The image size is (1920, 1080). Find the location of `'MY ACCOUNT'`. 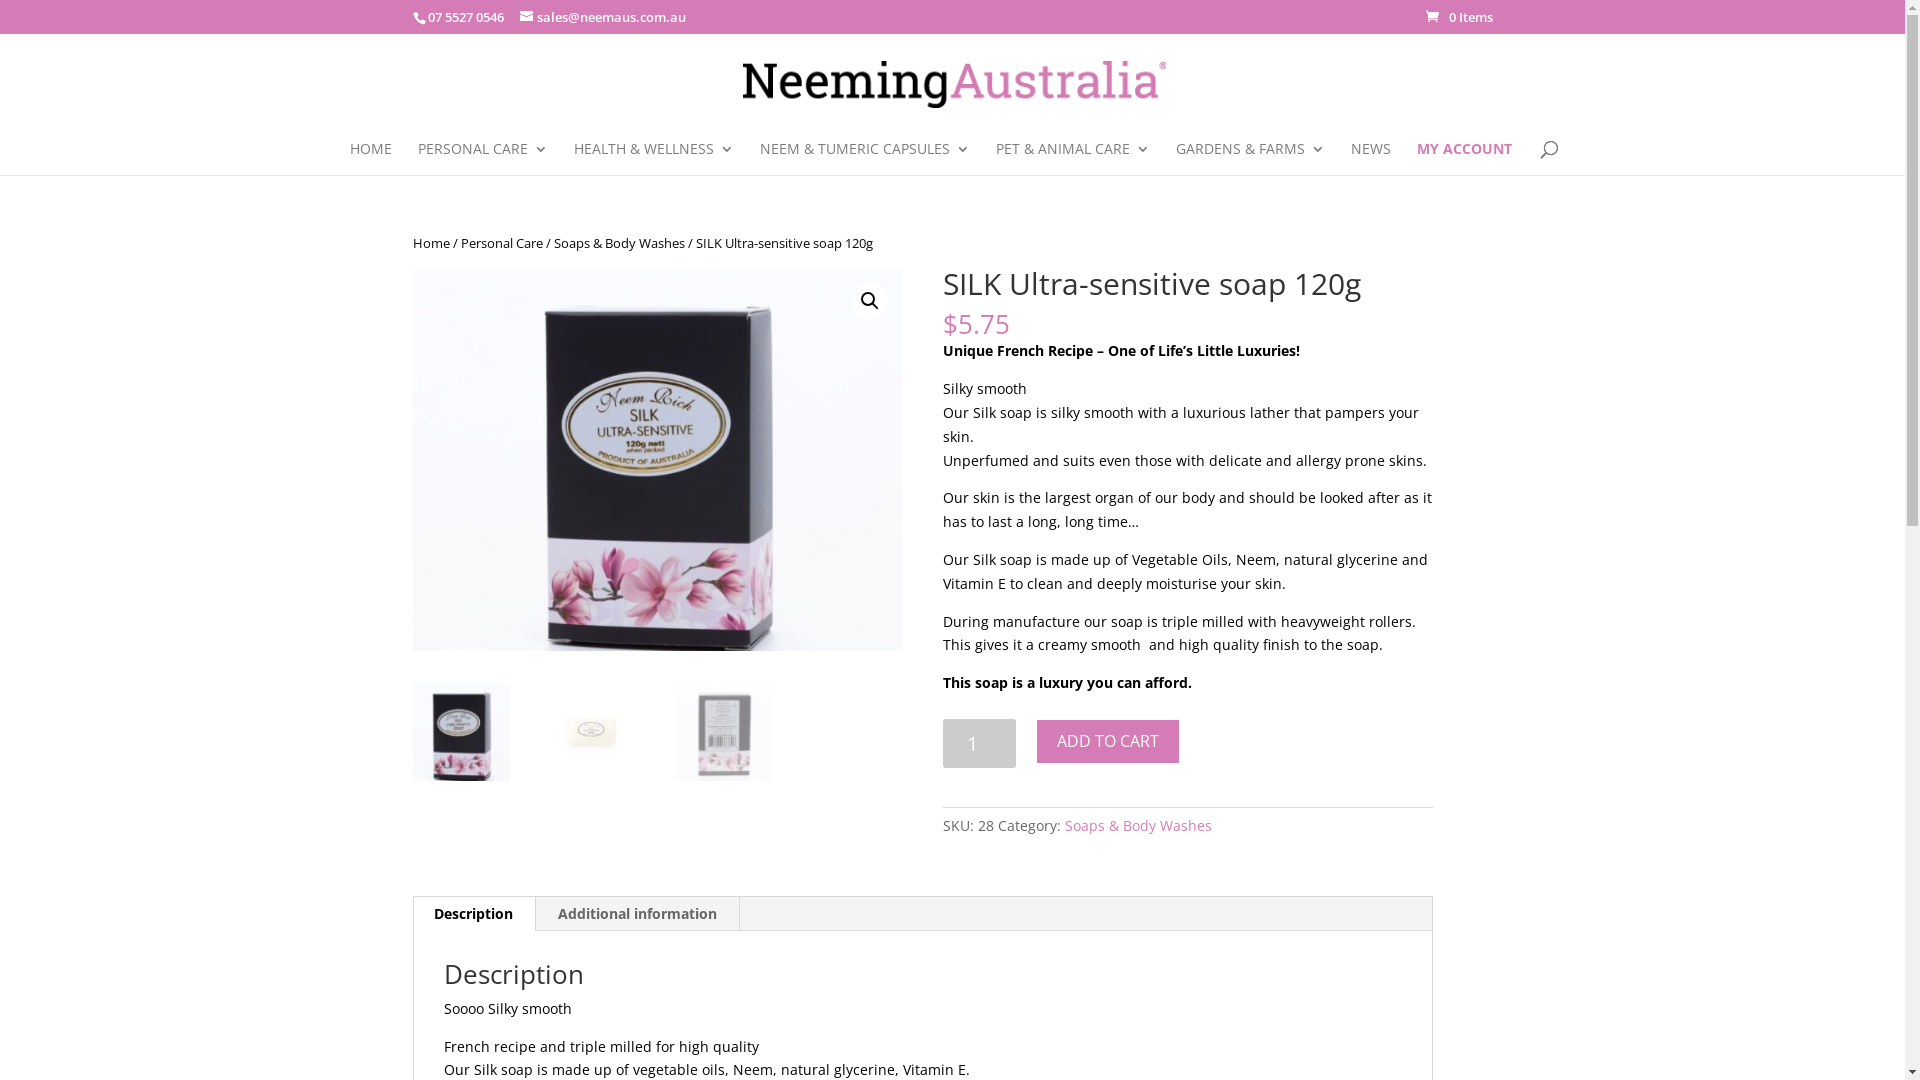

'MY ACCOUNT' is located at coordinates (1463, 157).